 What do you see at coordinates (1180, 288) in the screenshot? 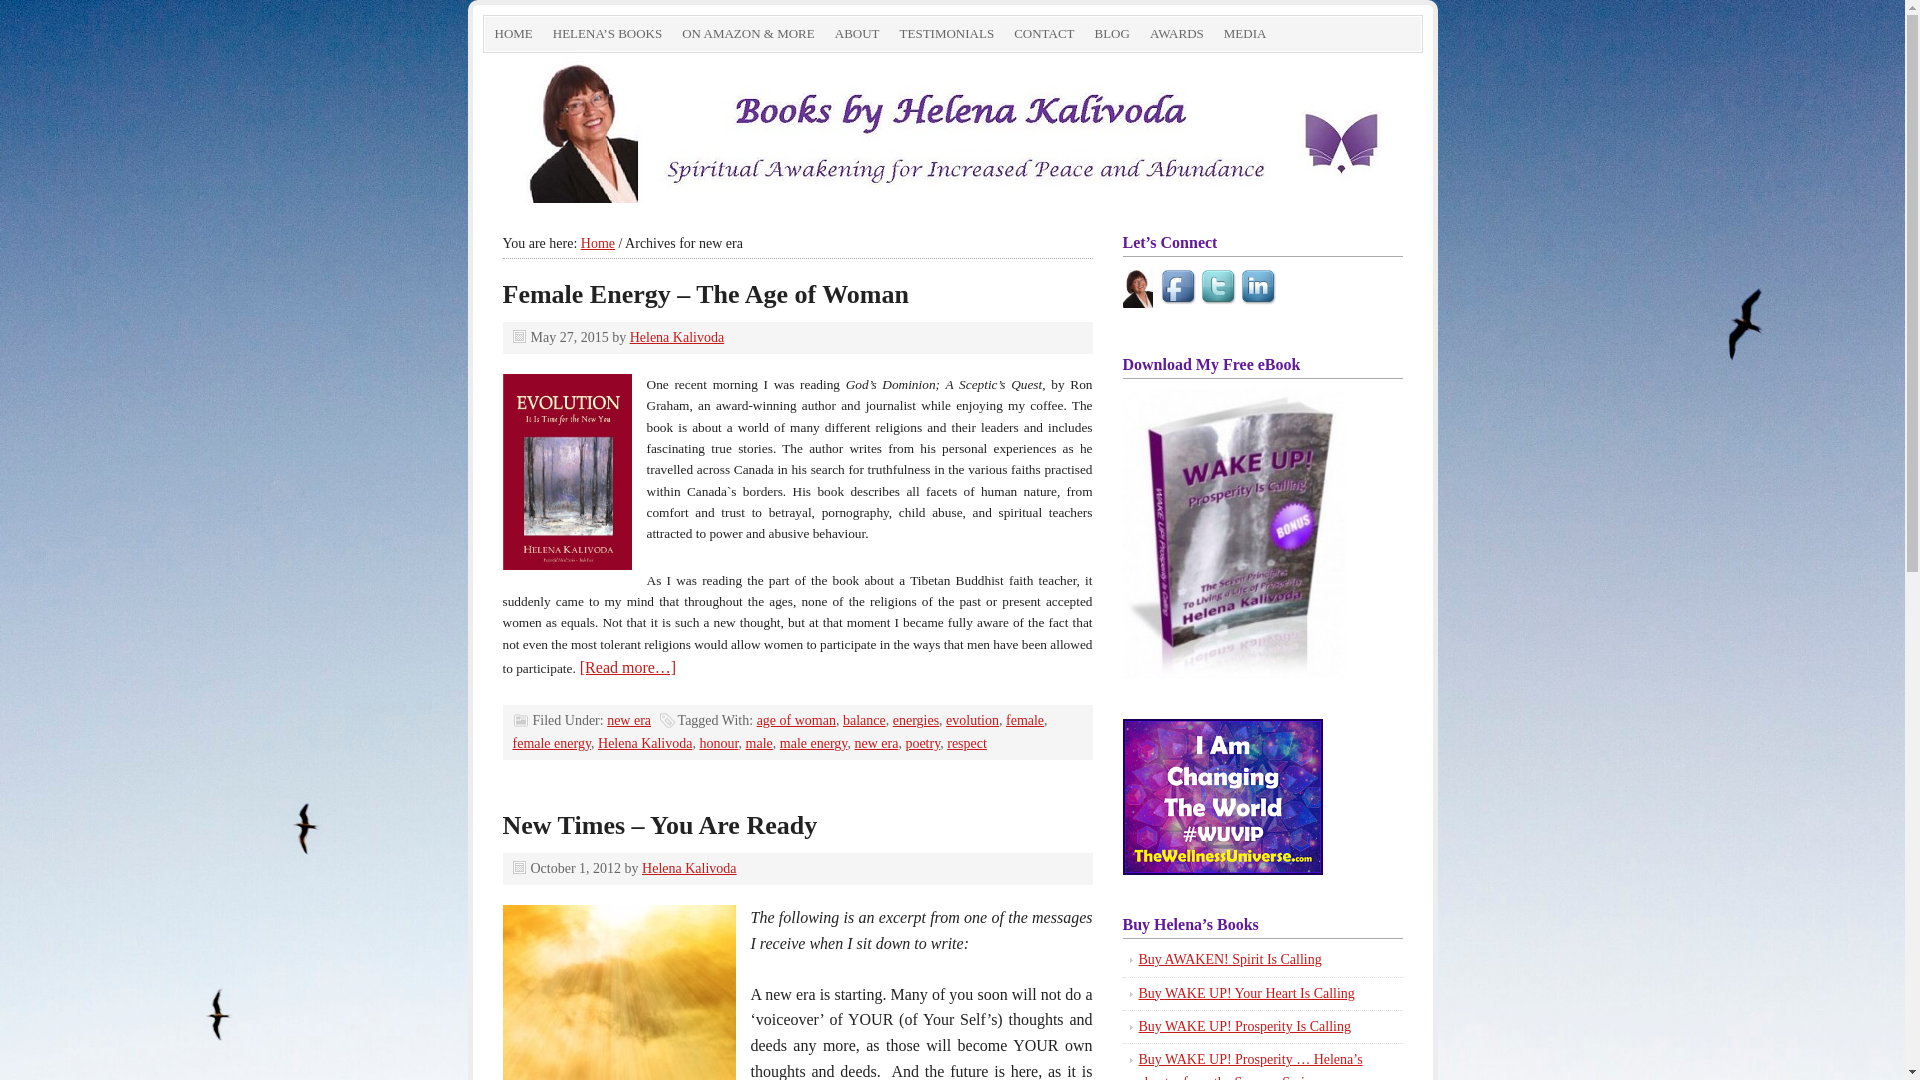
I see `'facebook'` at bounding box center [1180, 288].